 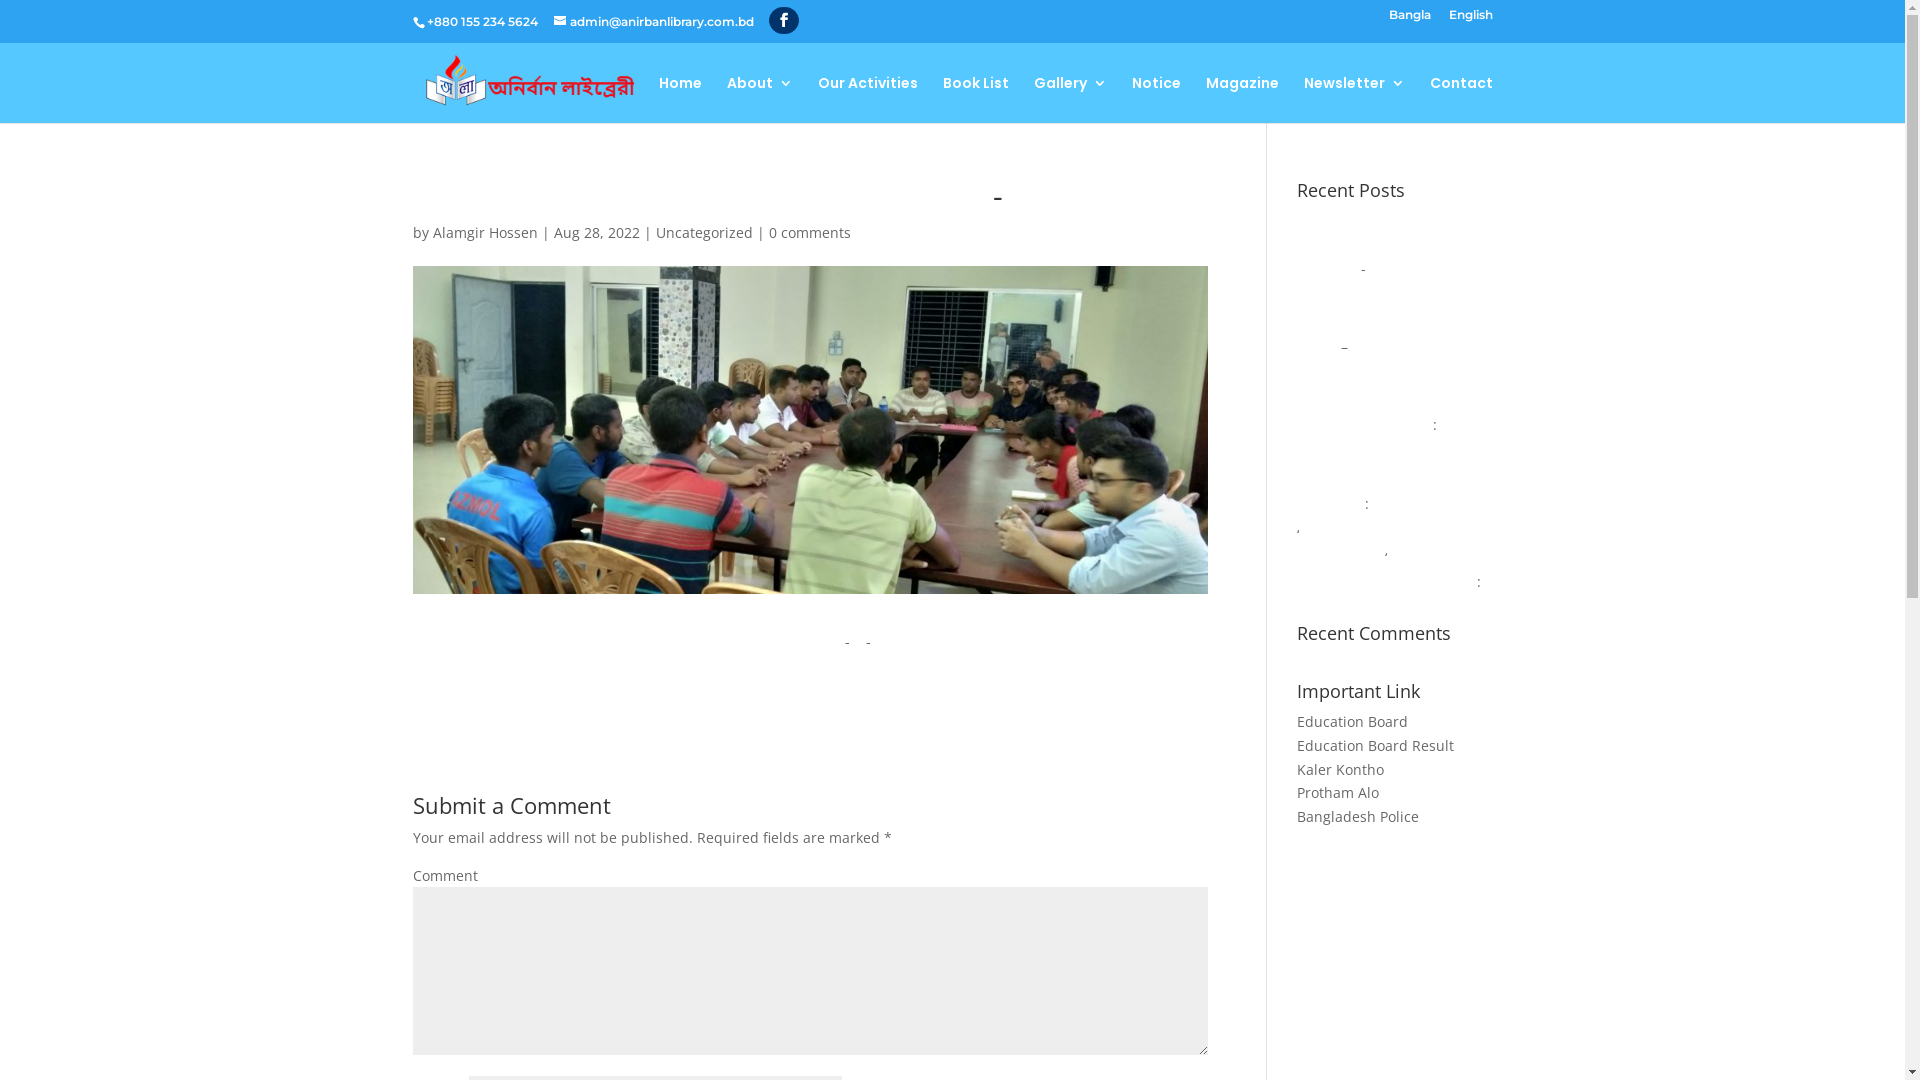 I want to click on 'Book List', so click(x=974, y=99).